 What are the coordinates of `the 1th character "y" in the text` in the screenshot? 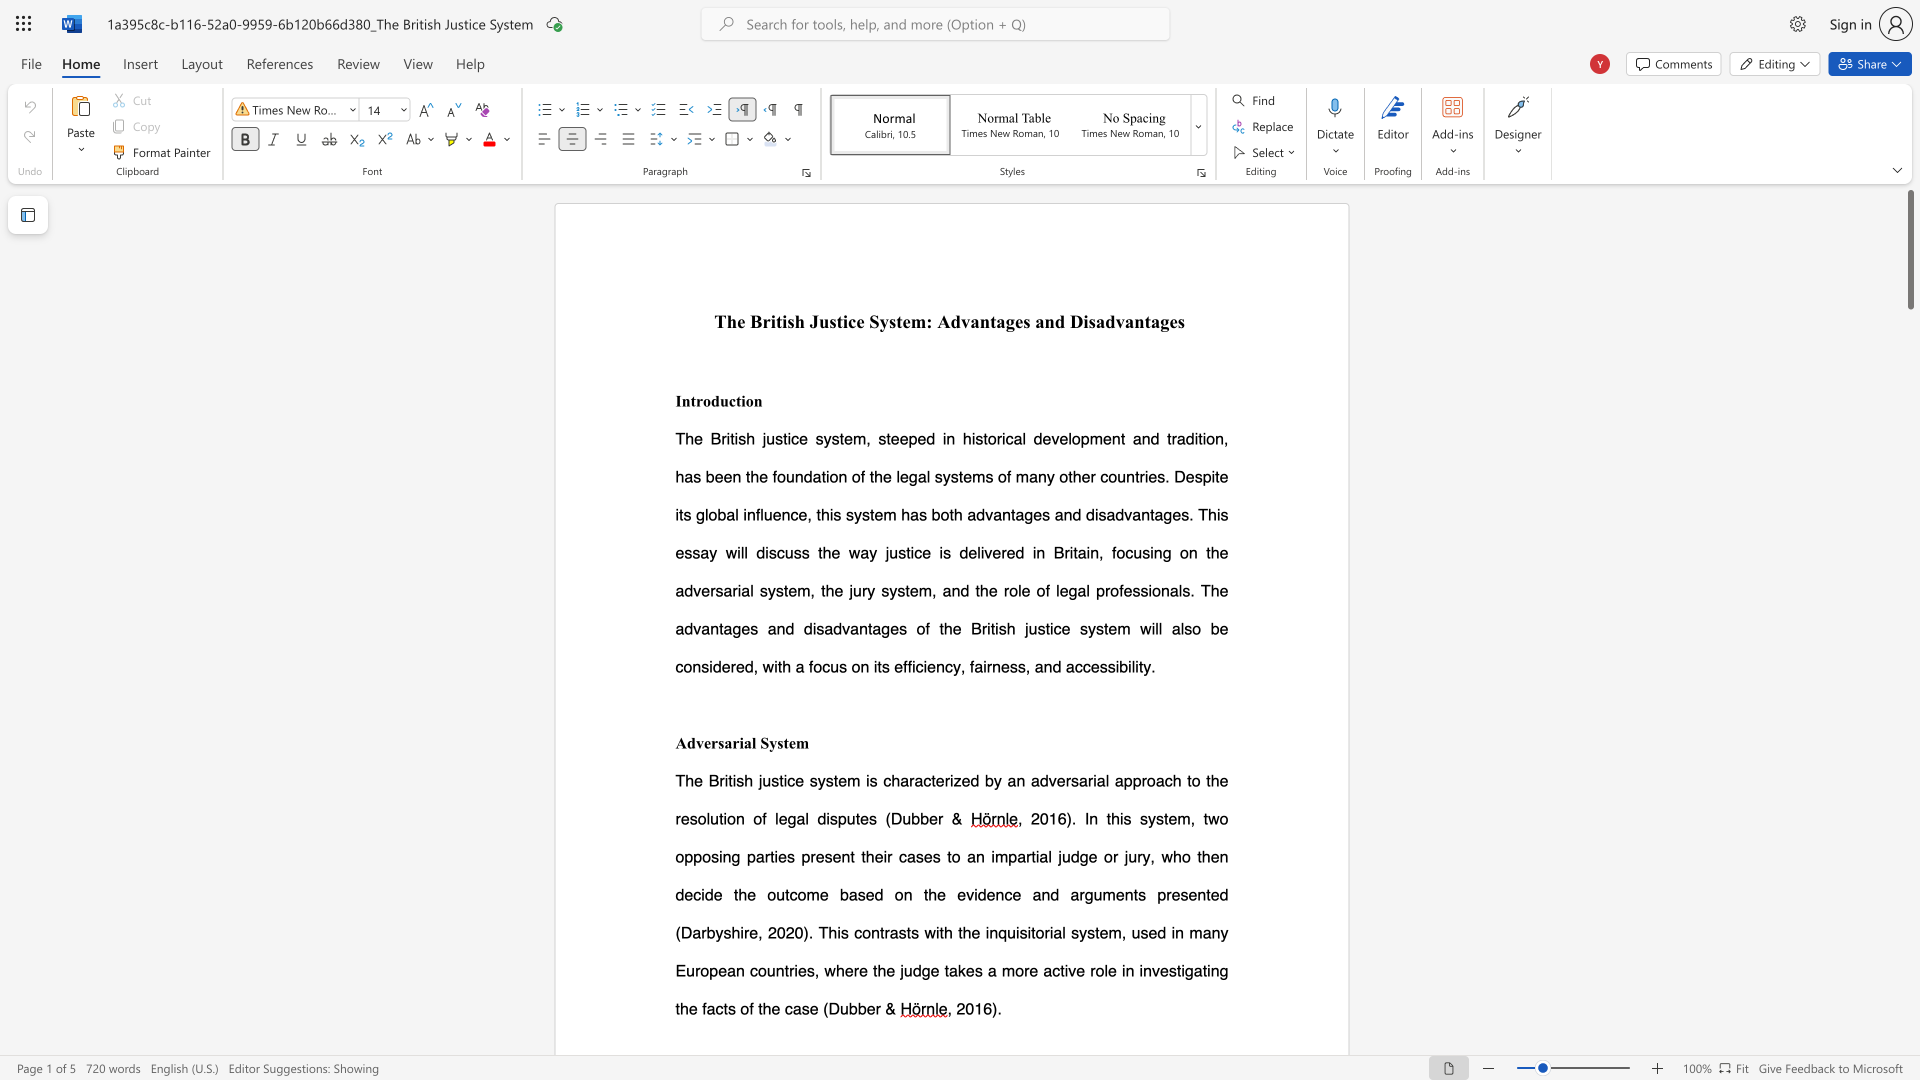 It's located at (883, 320).